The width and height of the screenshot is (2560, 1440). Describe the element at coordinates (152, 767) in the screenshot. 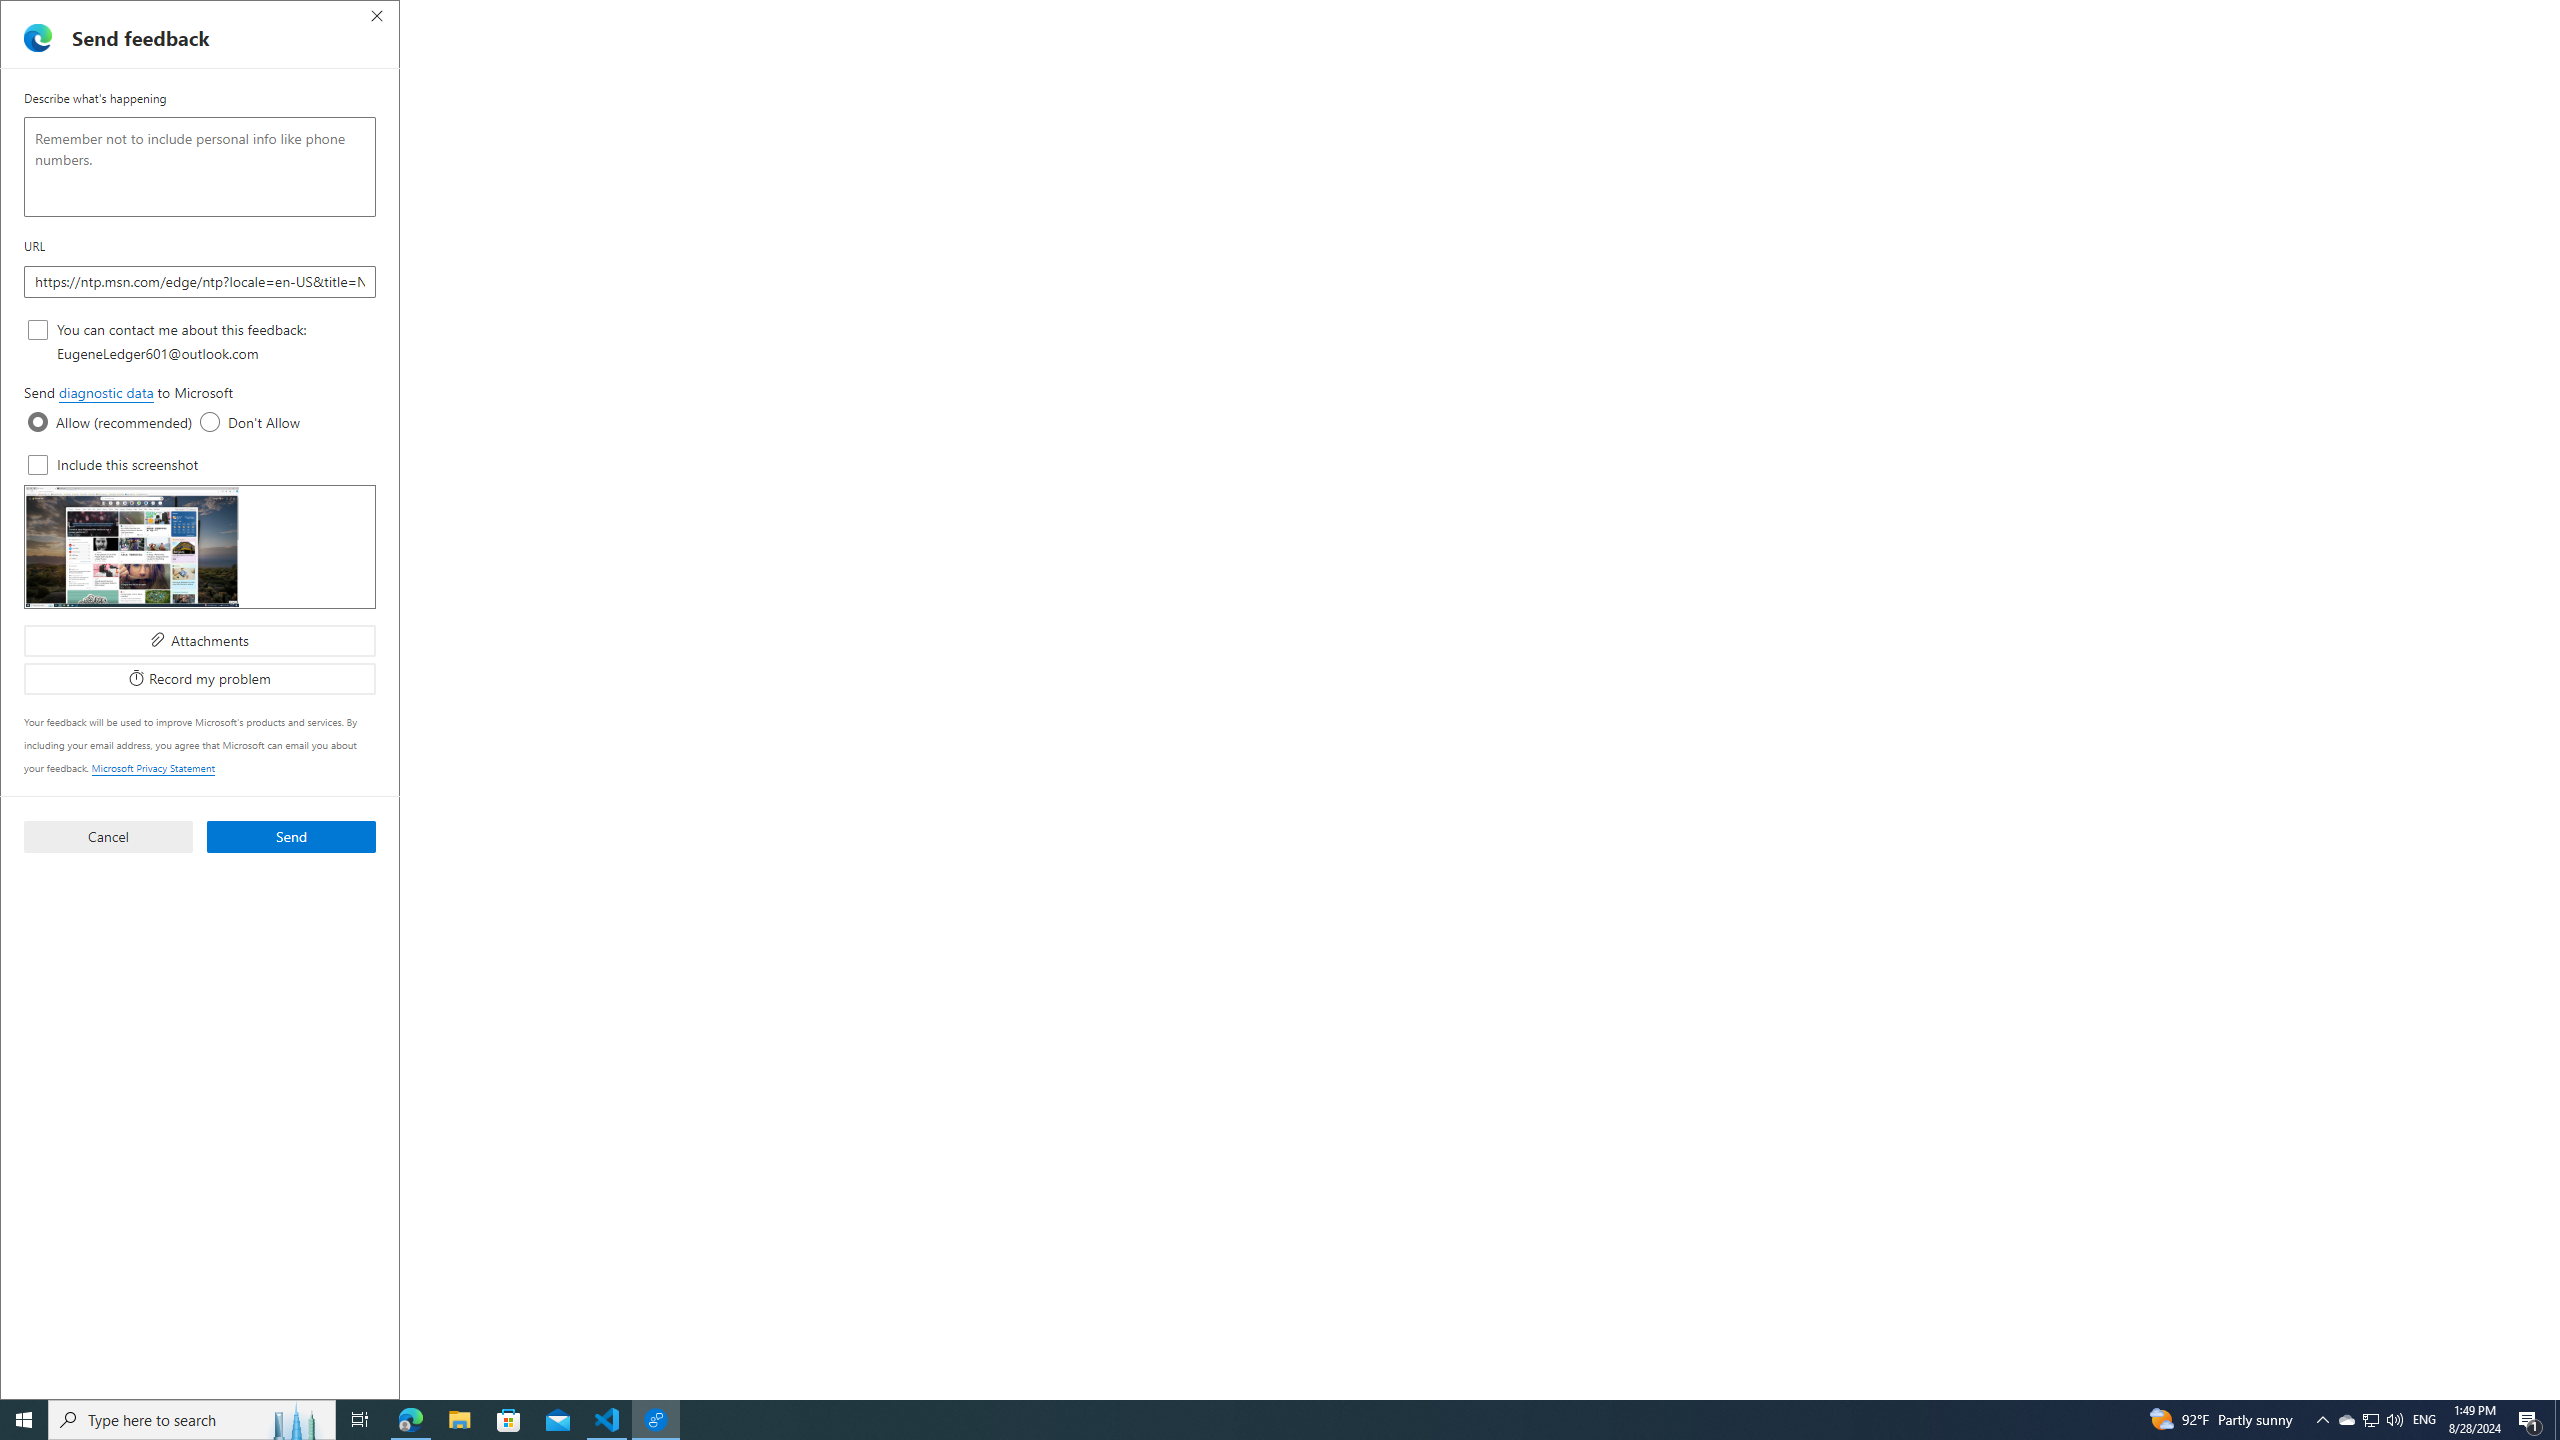

I see `'Microsoft Privacy Statement'` at that location.